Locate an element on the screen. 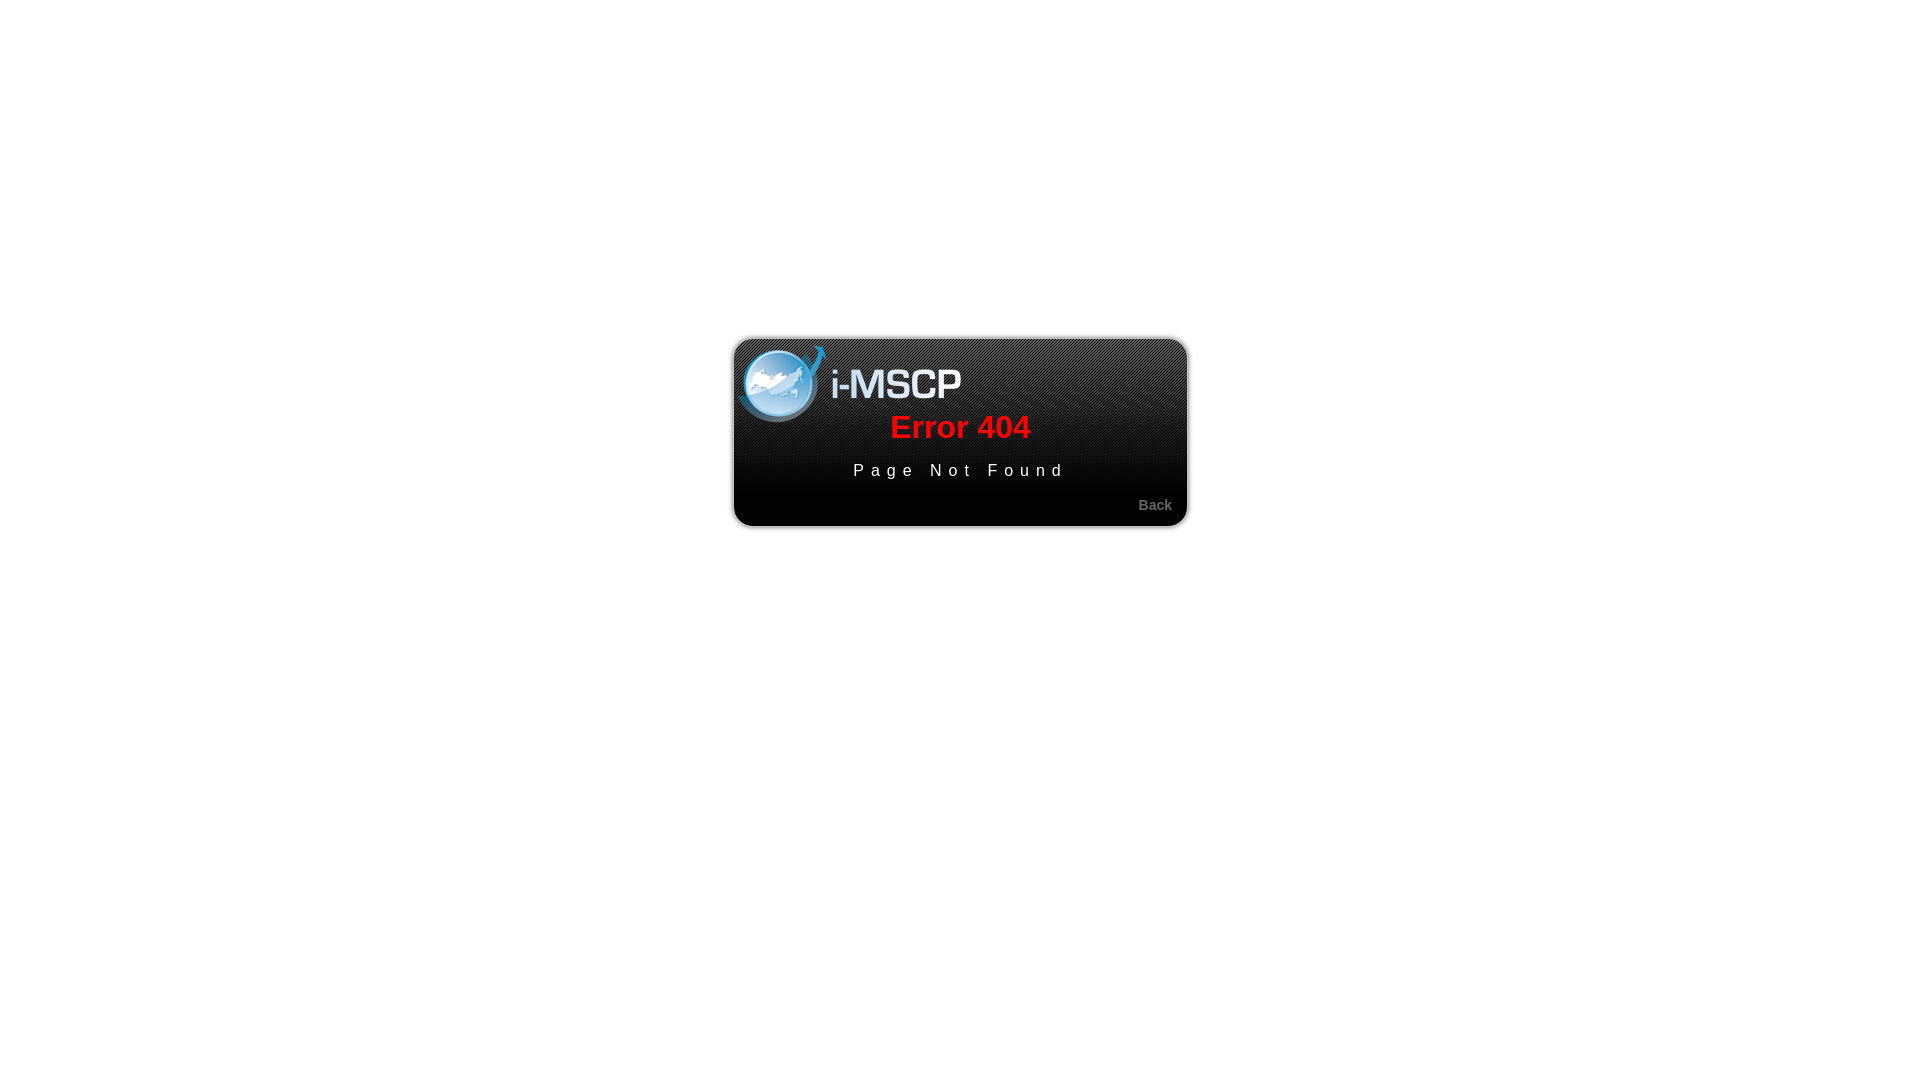  'Back' is located at coordinates (1155, 504).